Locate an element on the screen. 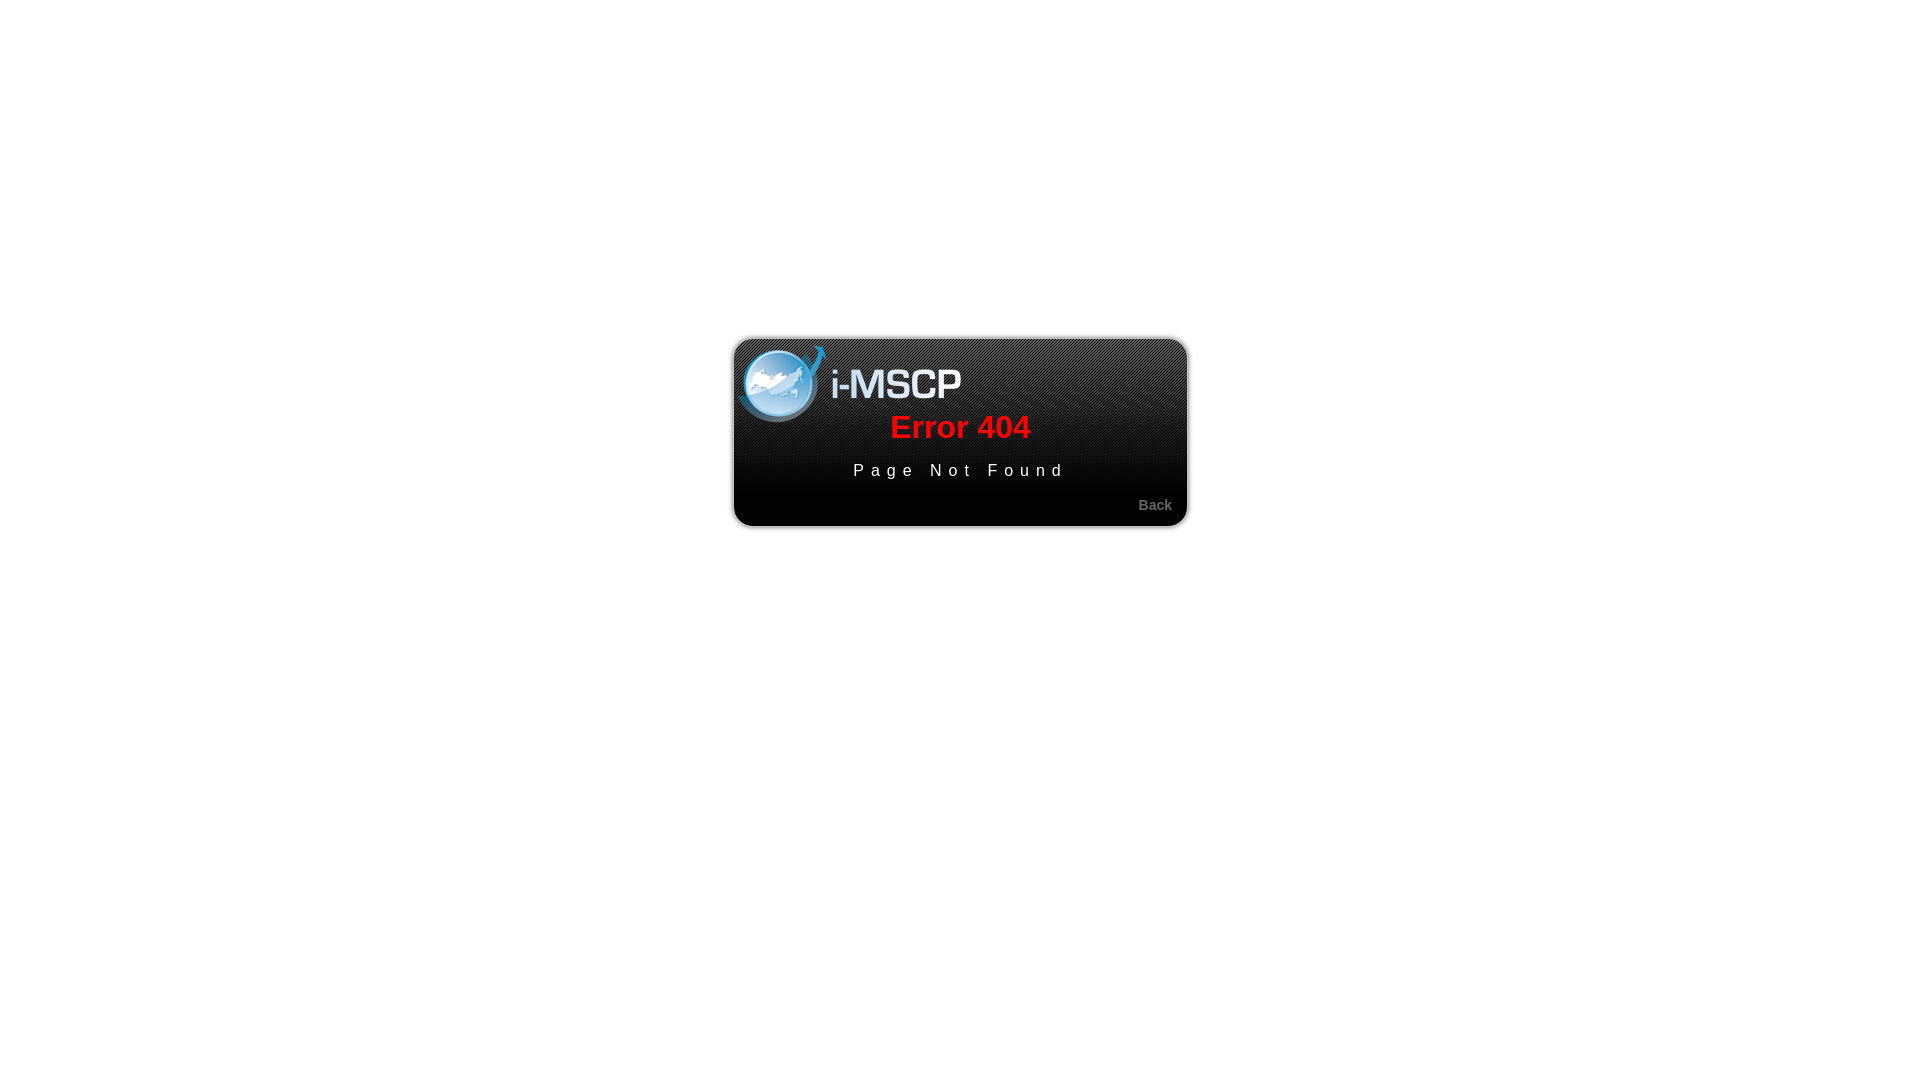  'Back' is located at coordinates (1155, 504).